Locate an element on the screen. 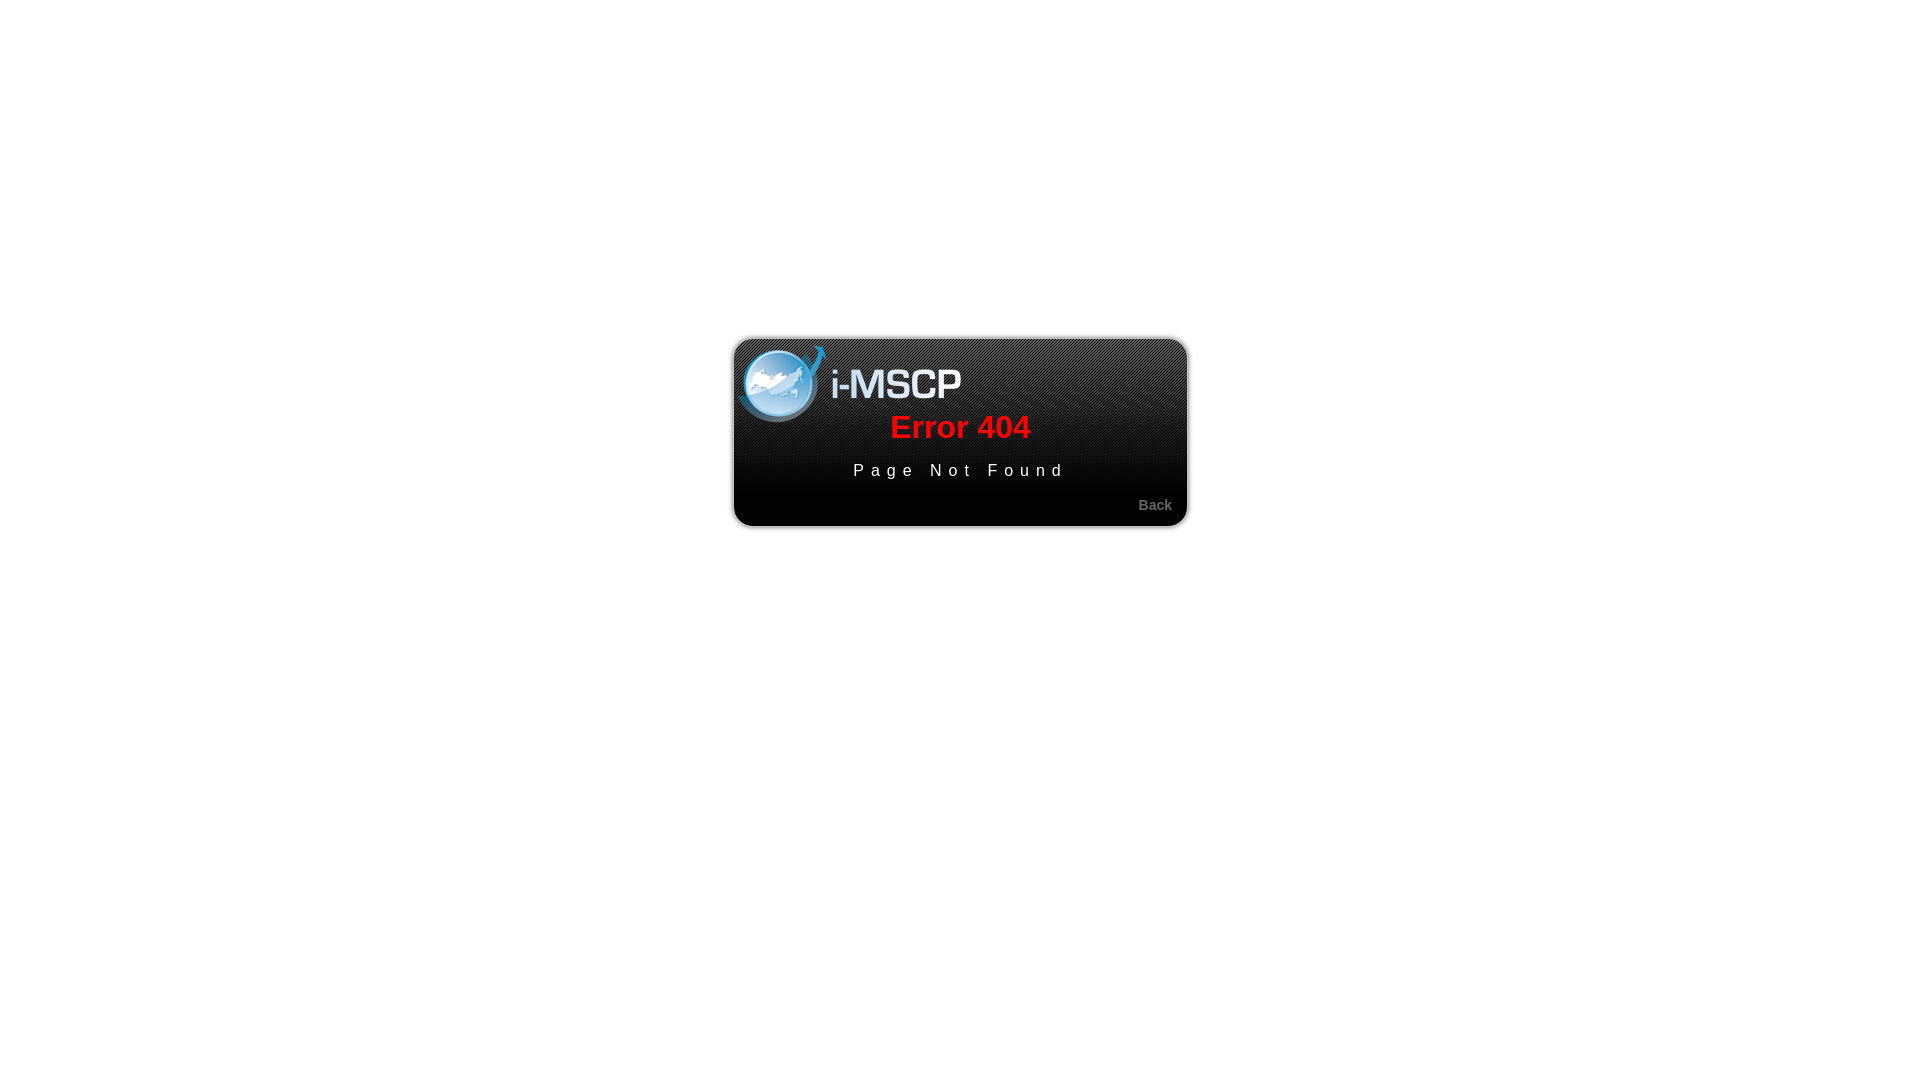  'Back' is located at coordinates (1155, 504).